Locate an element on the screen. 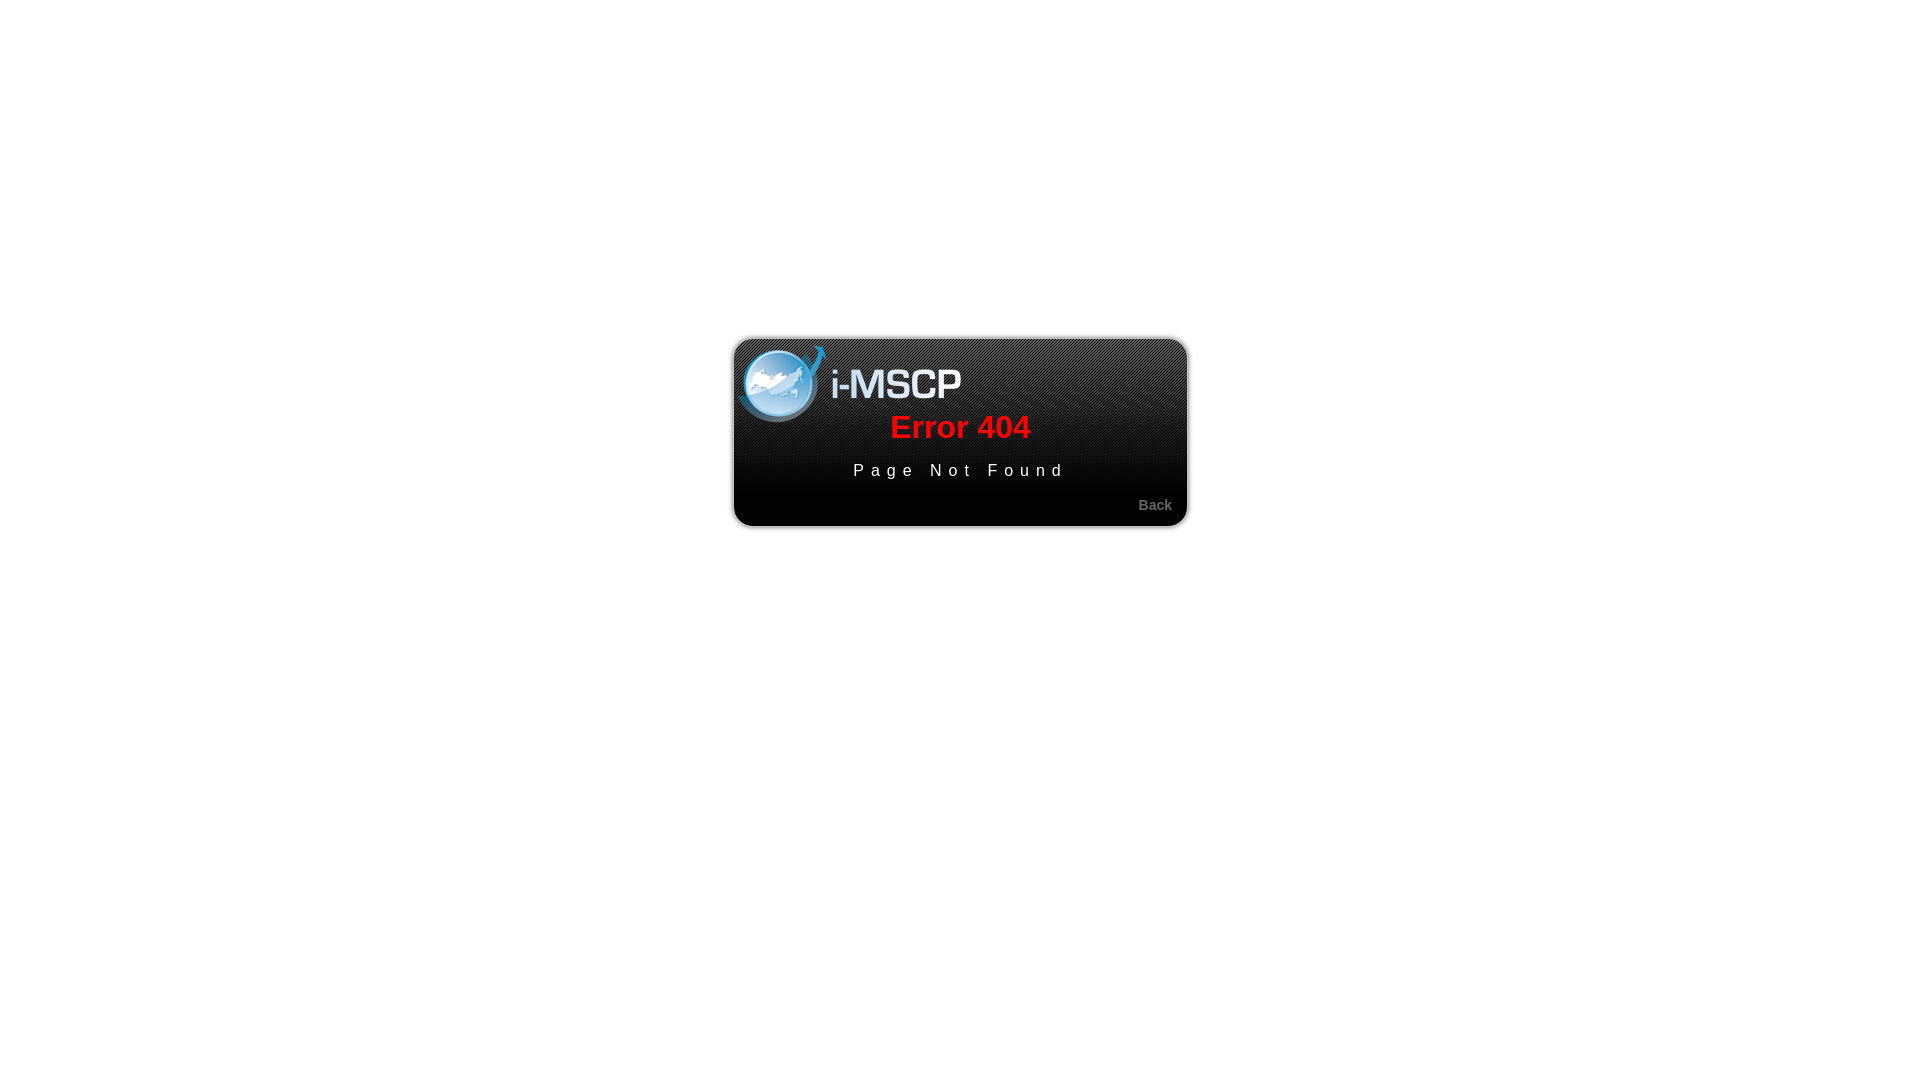  'Back' is located at coordinates (1155, 504).